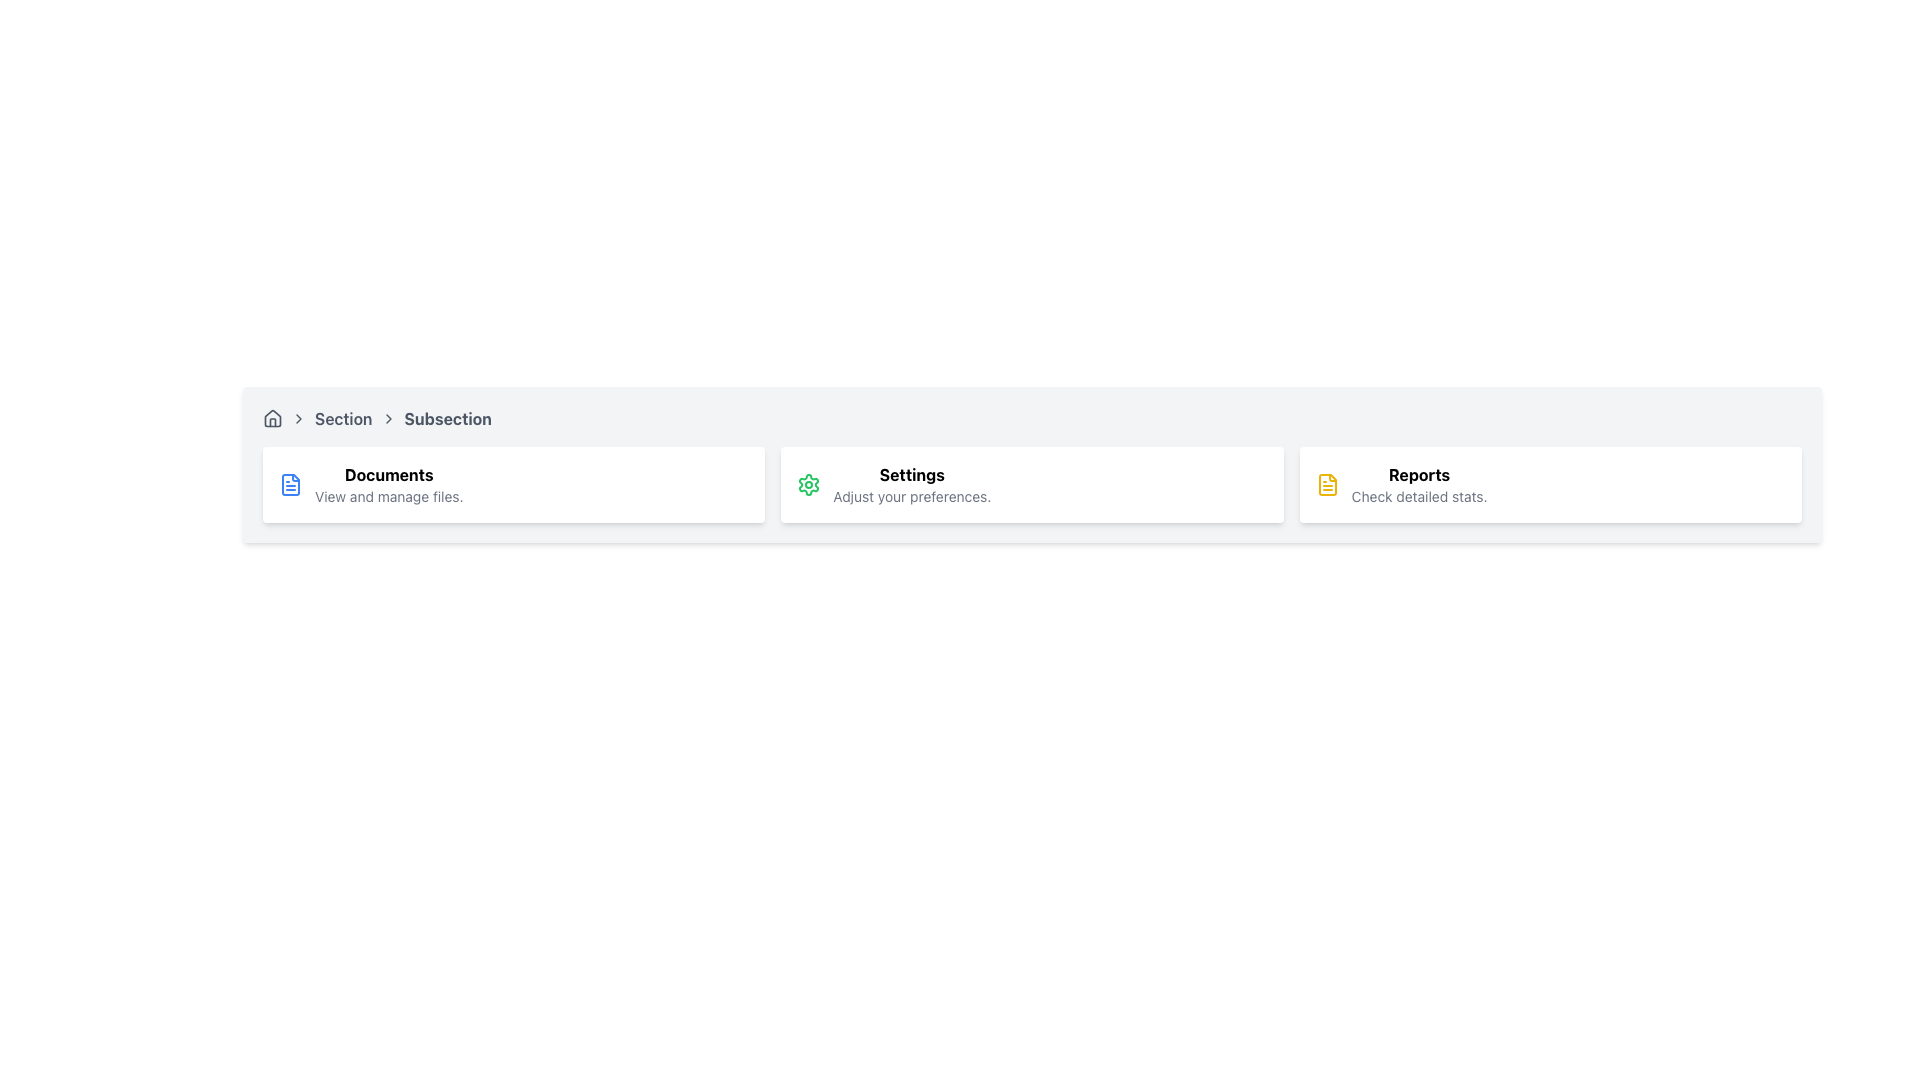 This screenshot has width=1920, height=1080. What do you see at coordinates (1032, 485) in the screenshot?
I see `the navigation card positioned horizontally in the center, which serves for accessing settings or adjusting preferences` at bounding box center [1032, 485].